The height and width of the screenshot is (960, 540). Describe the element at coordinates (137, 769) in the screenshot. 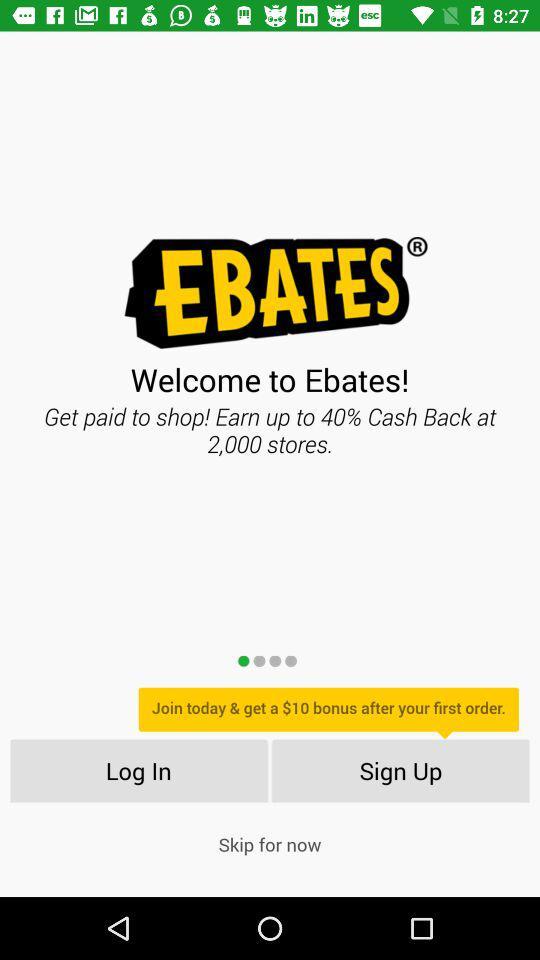

I see `icon above skip for now icon` at that location.